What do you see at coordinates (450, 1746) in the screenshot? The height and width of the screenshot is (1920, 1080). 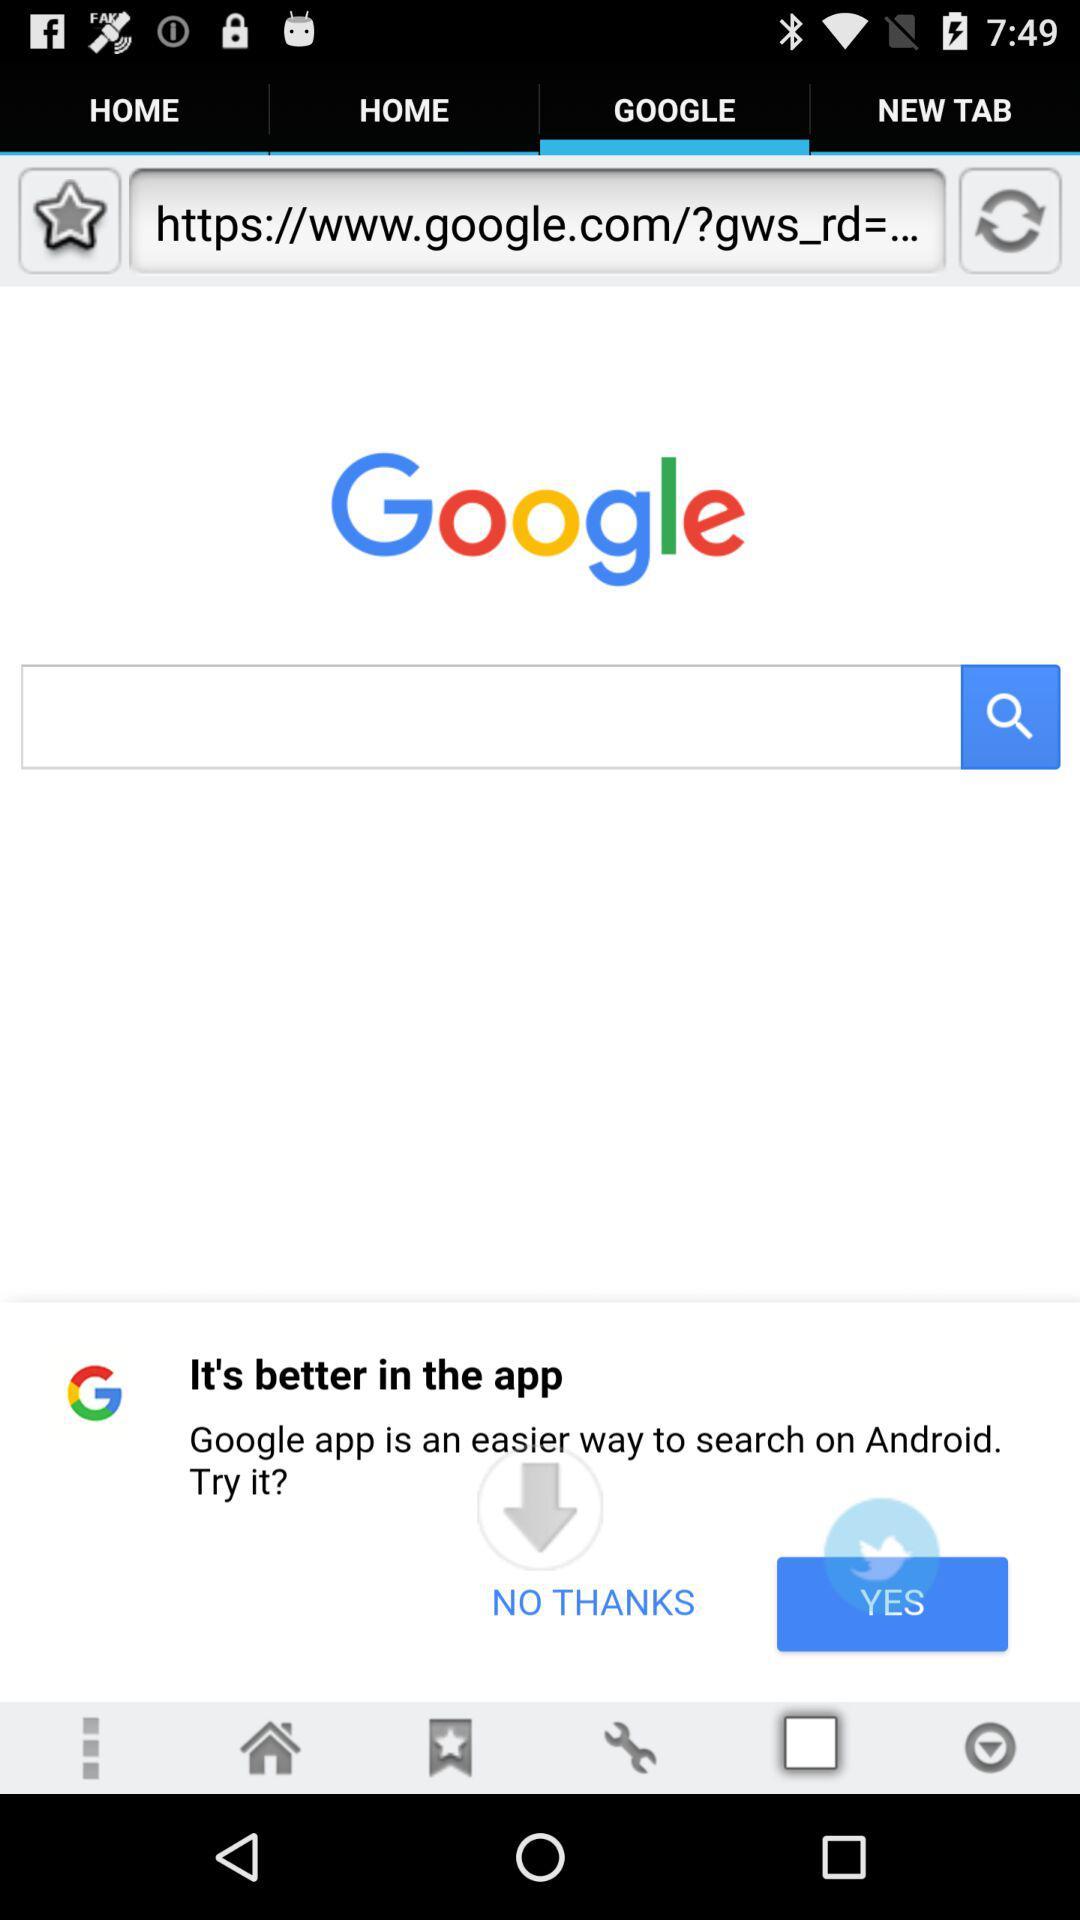 I see `the button on the left to the settings button on the web page` at bounding box center [450, 1746].